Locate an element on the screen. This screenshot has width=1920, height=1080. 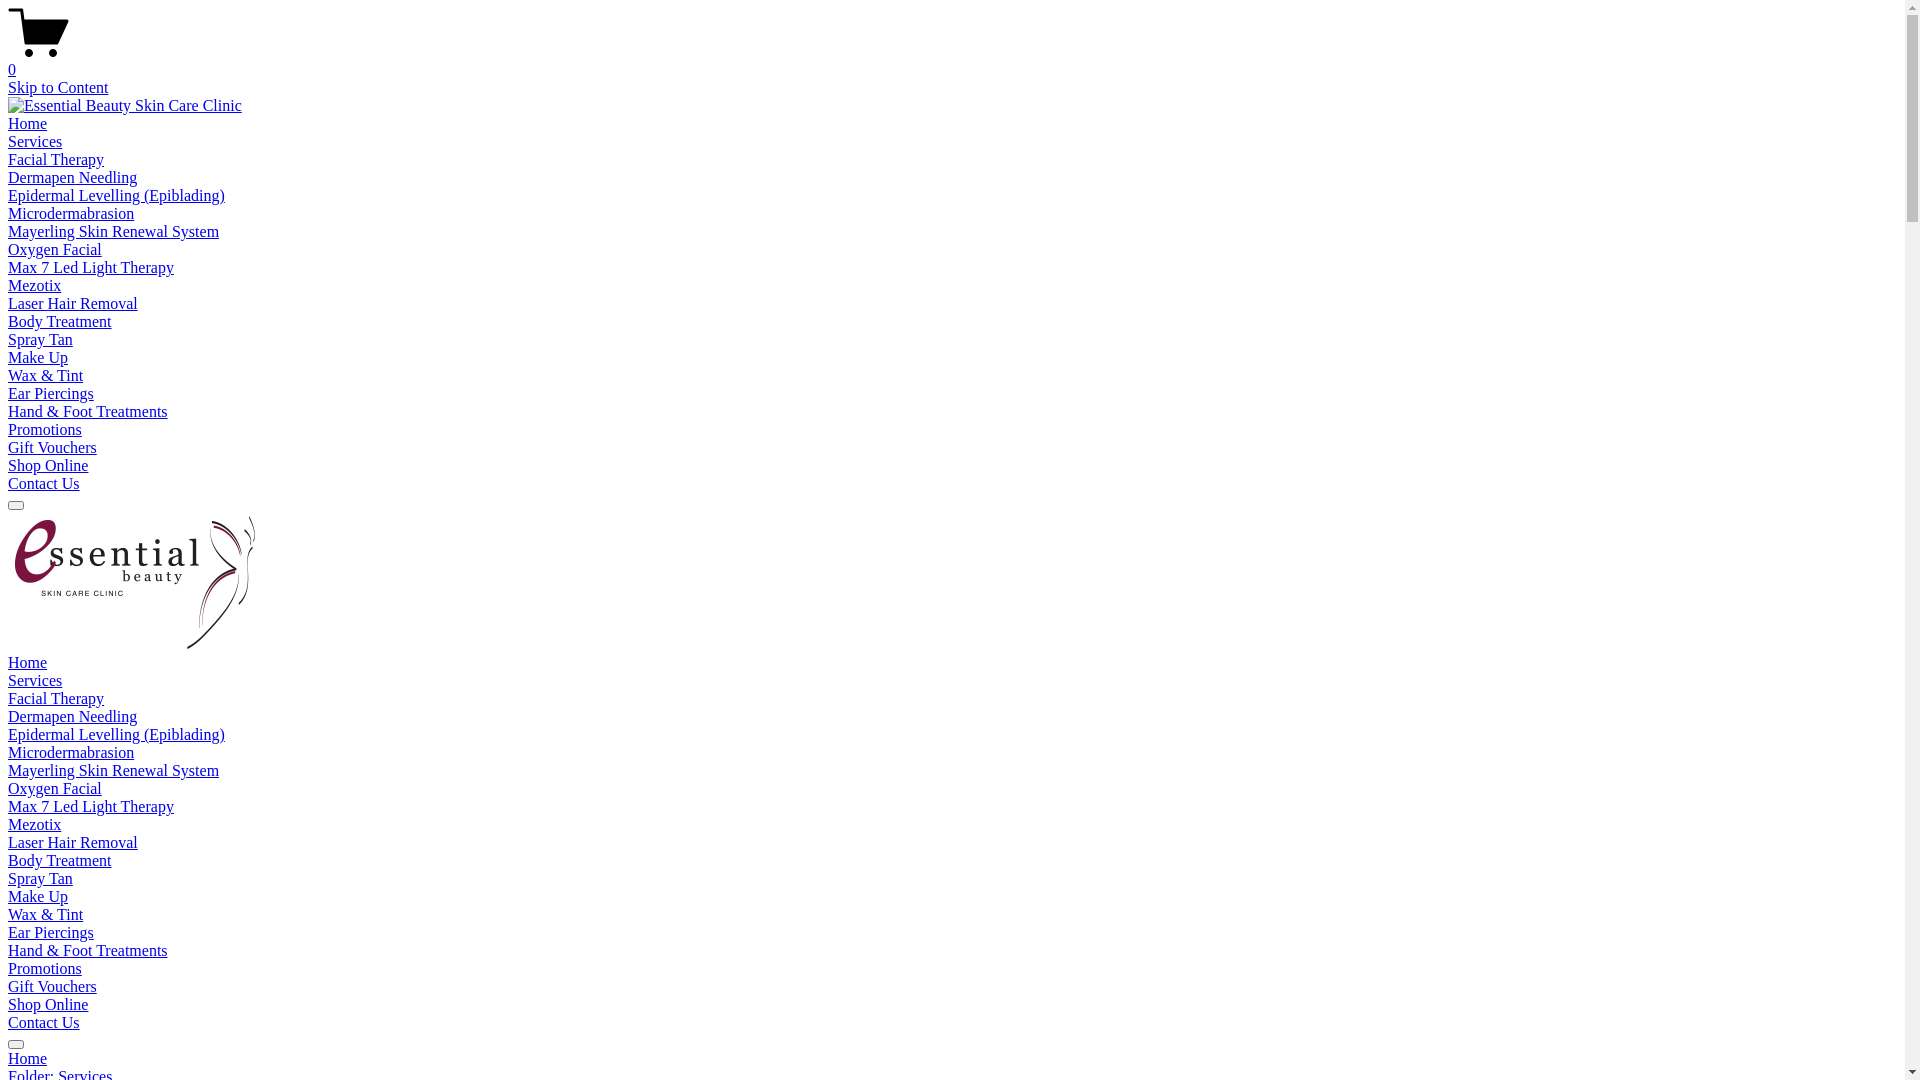
'Oxygen Facial' is located at coordinates (8, 787).